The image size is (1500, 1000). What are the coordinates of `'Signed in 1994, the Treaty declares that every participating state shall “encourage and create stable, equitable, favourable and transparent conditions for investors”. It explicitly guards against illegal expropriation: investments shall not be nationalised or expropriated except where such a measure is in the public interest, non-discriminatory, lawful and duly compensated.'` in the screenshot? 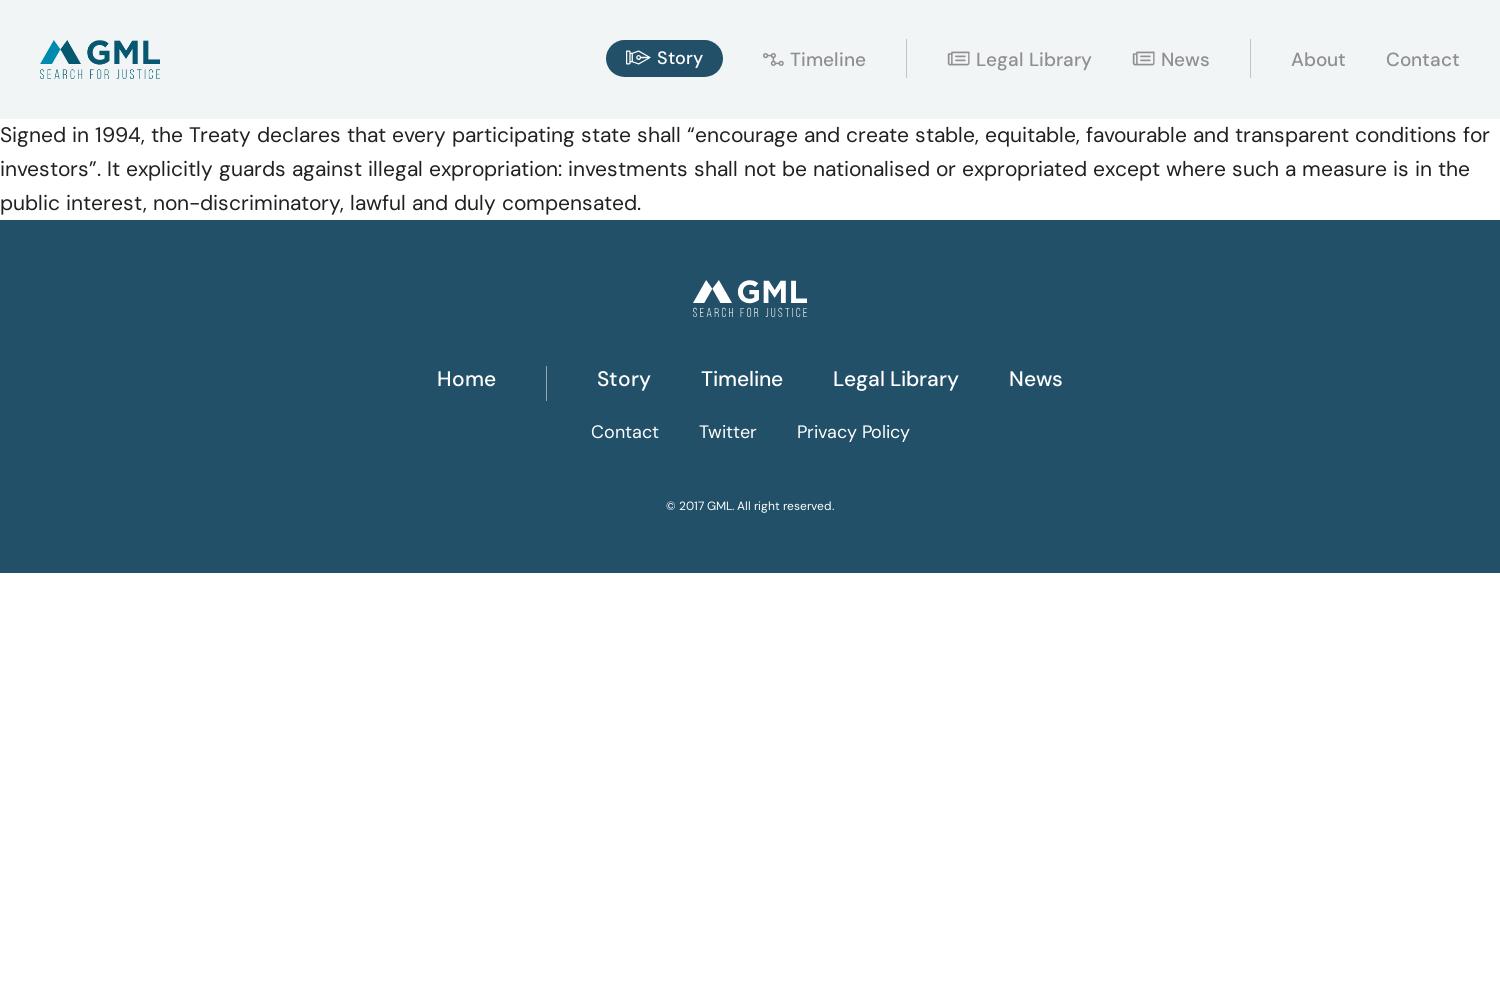 It's located at (744, 169).